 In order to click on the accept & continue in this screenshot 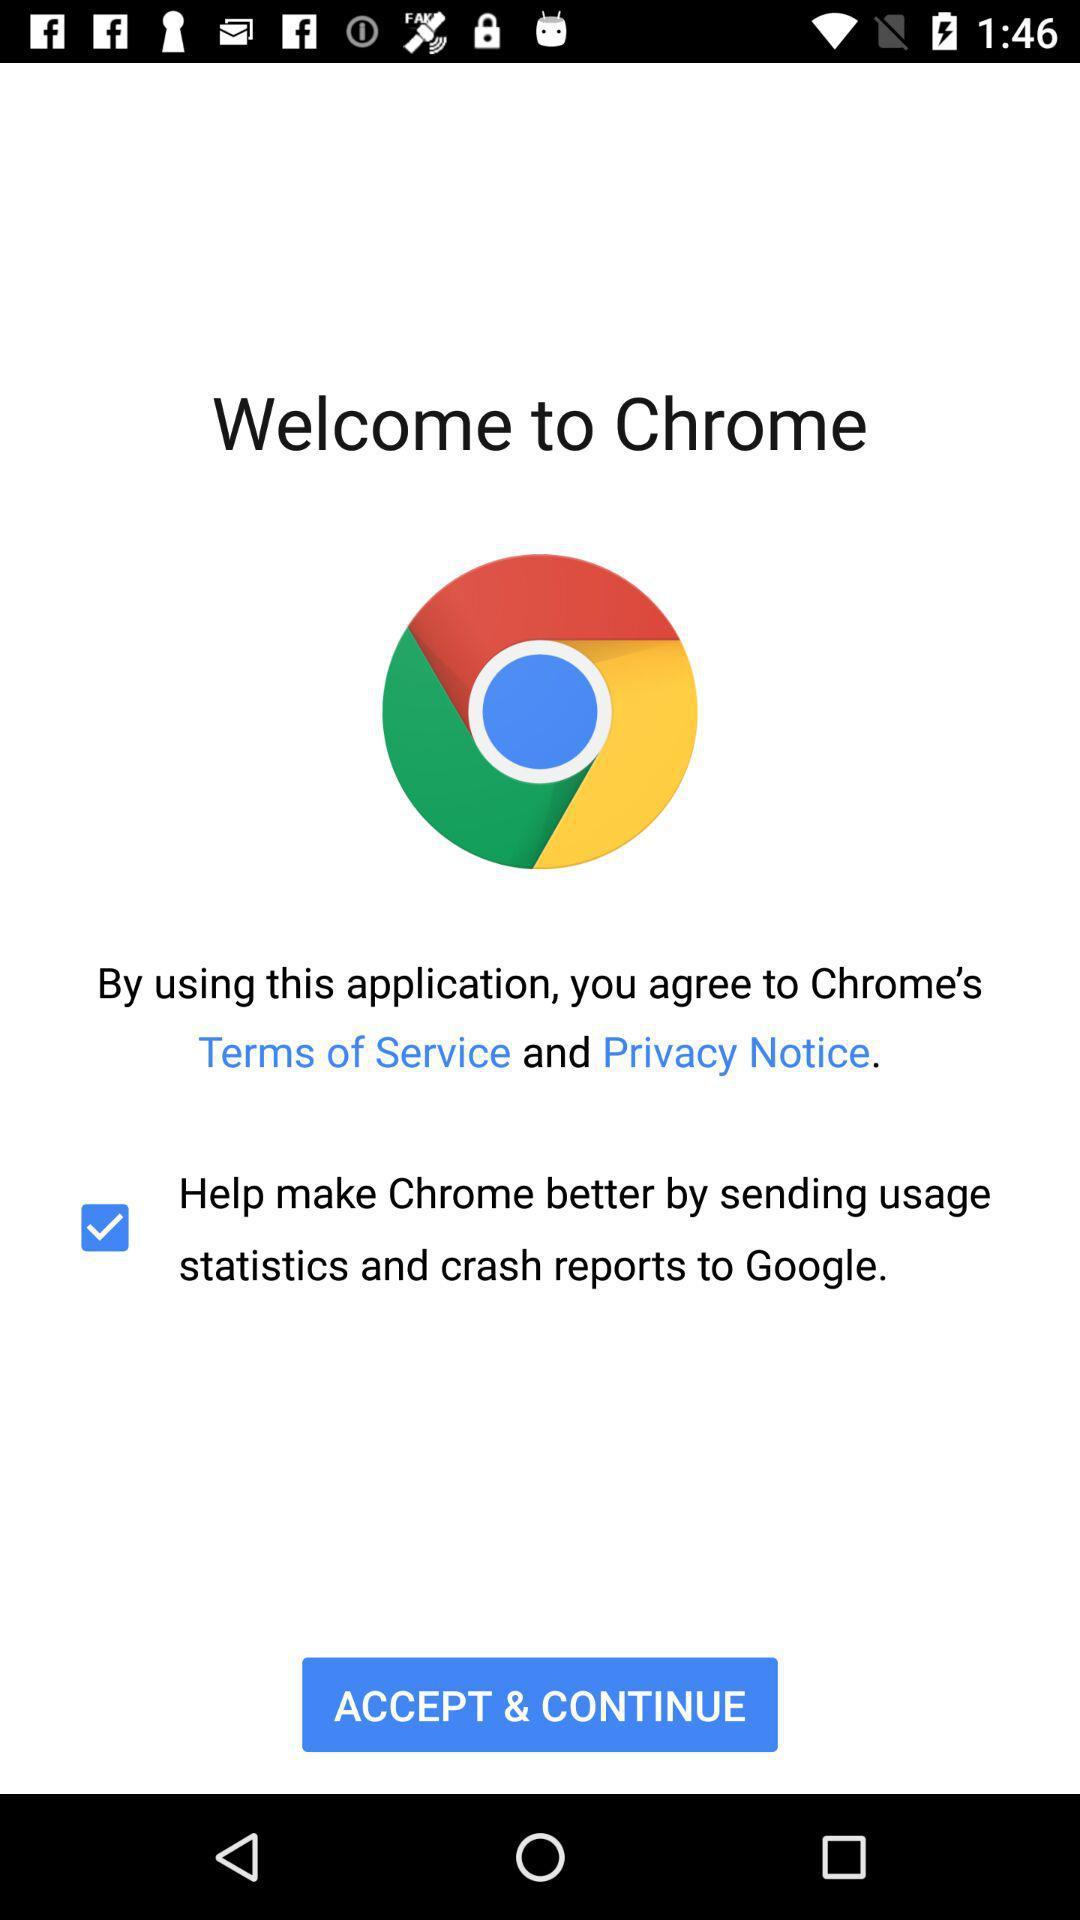, I will do `click(540, 1703)`.